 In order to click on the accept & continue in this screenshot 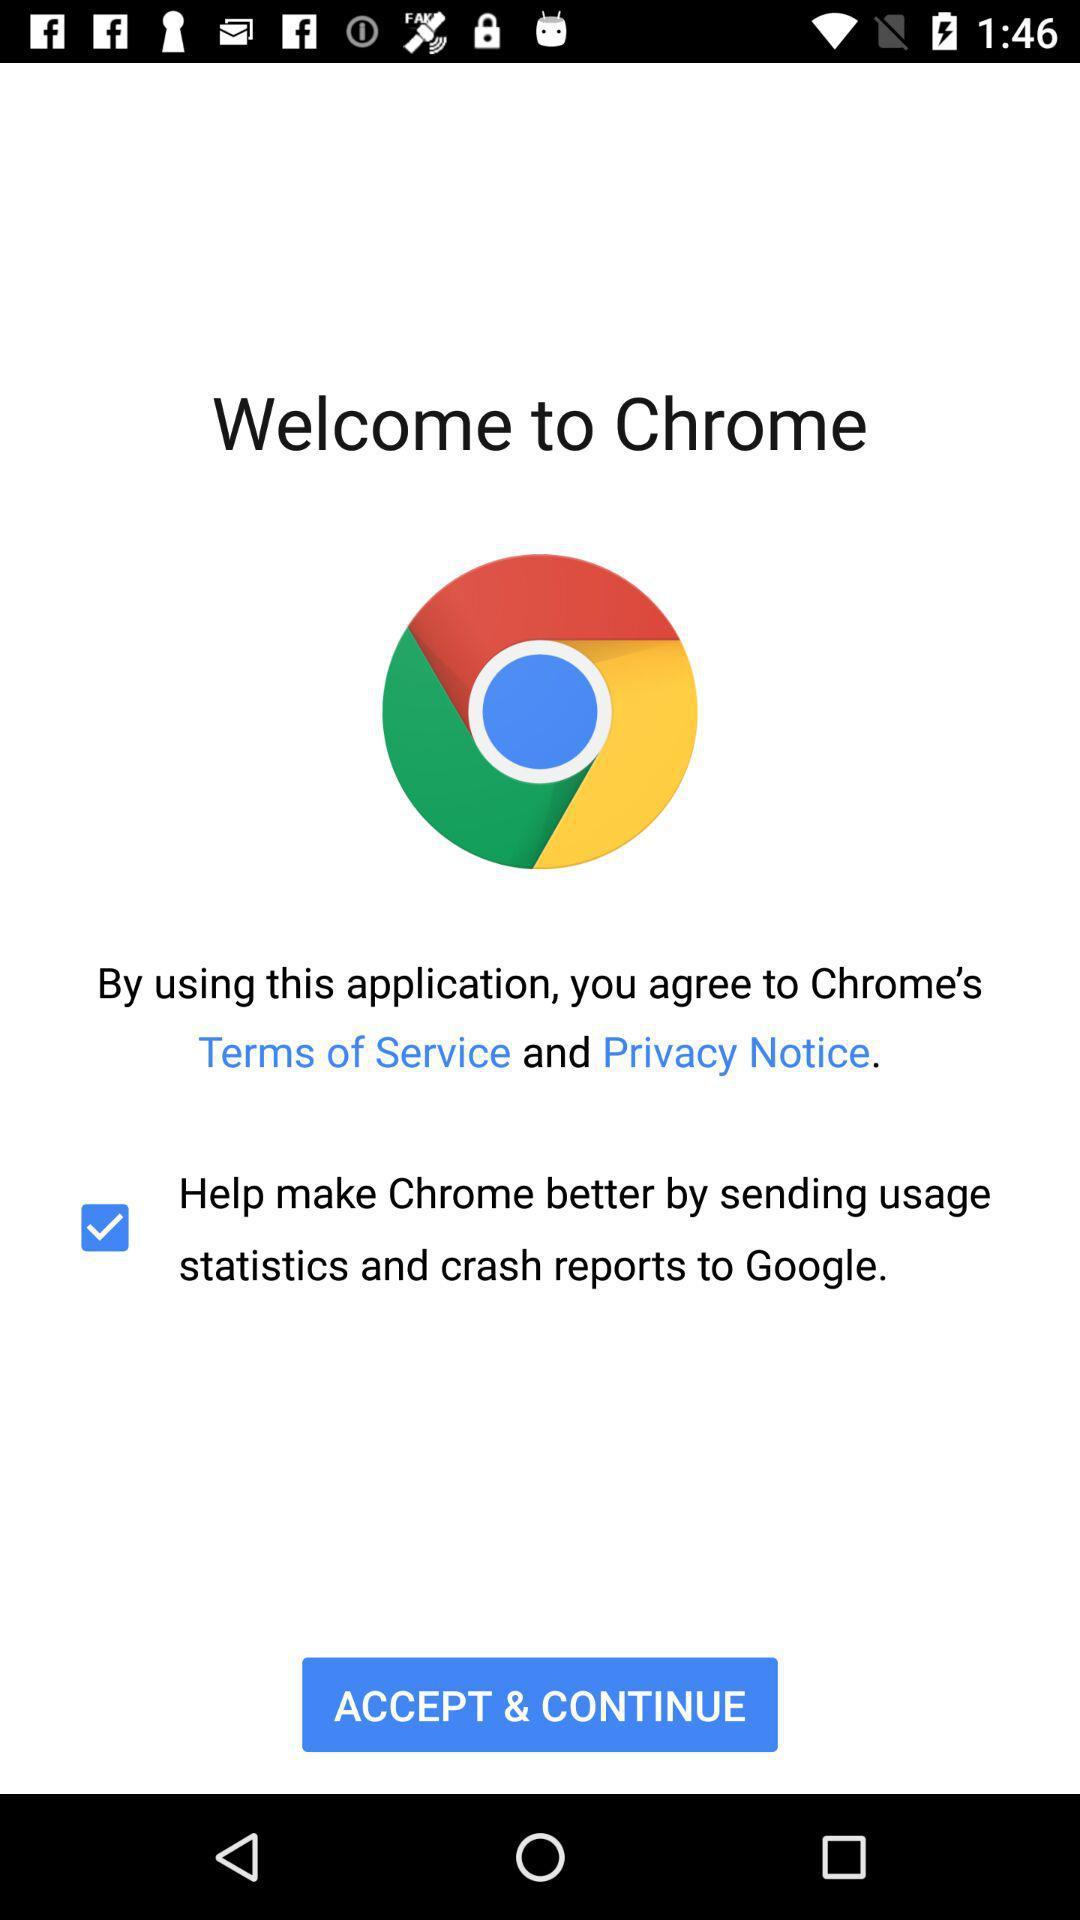, I will do `click(540, 1703)`.